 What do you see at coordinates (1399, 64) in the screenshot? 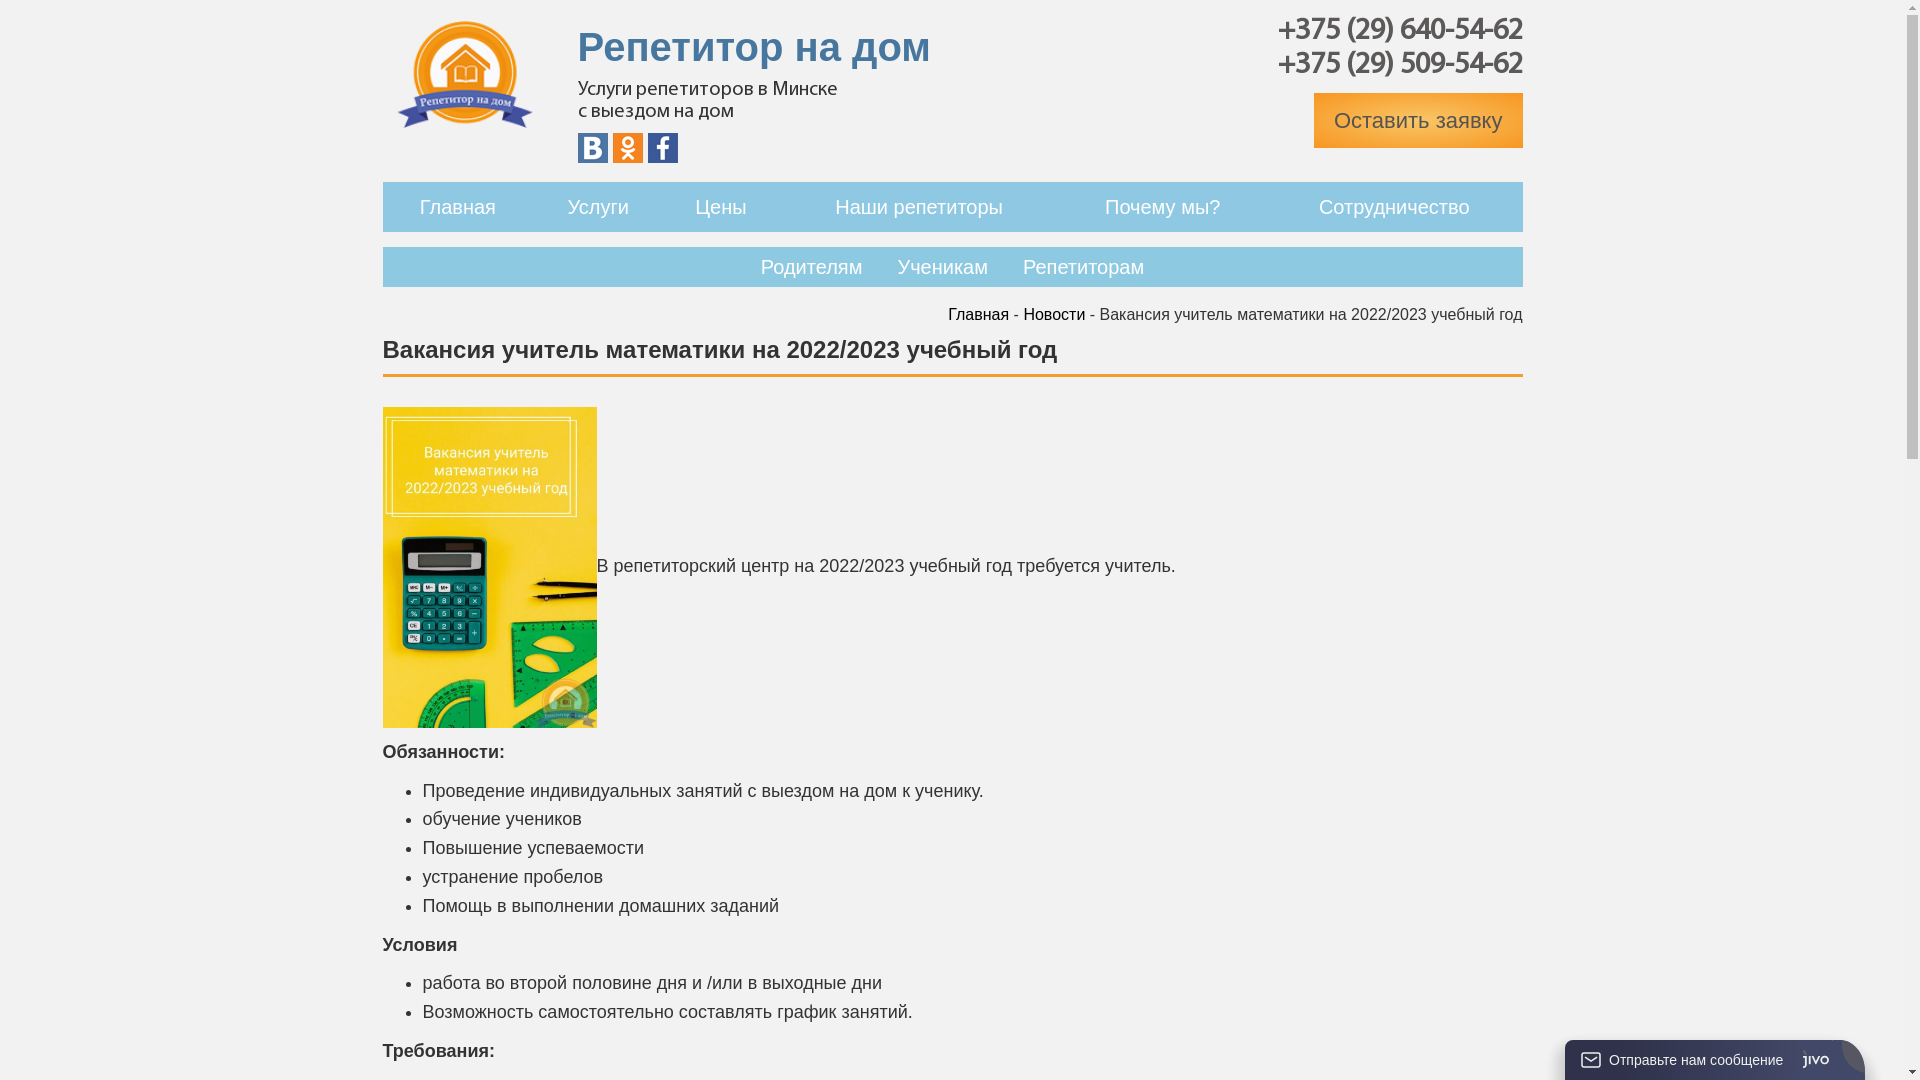
I see `'+375 (29) 509-54-62'` at bounding box center [1399, 64].